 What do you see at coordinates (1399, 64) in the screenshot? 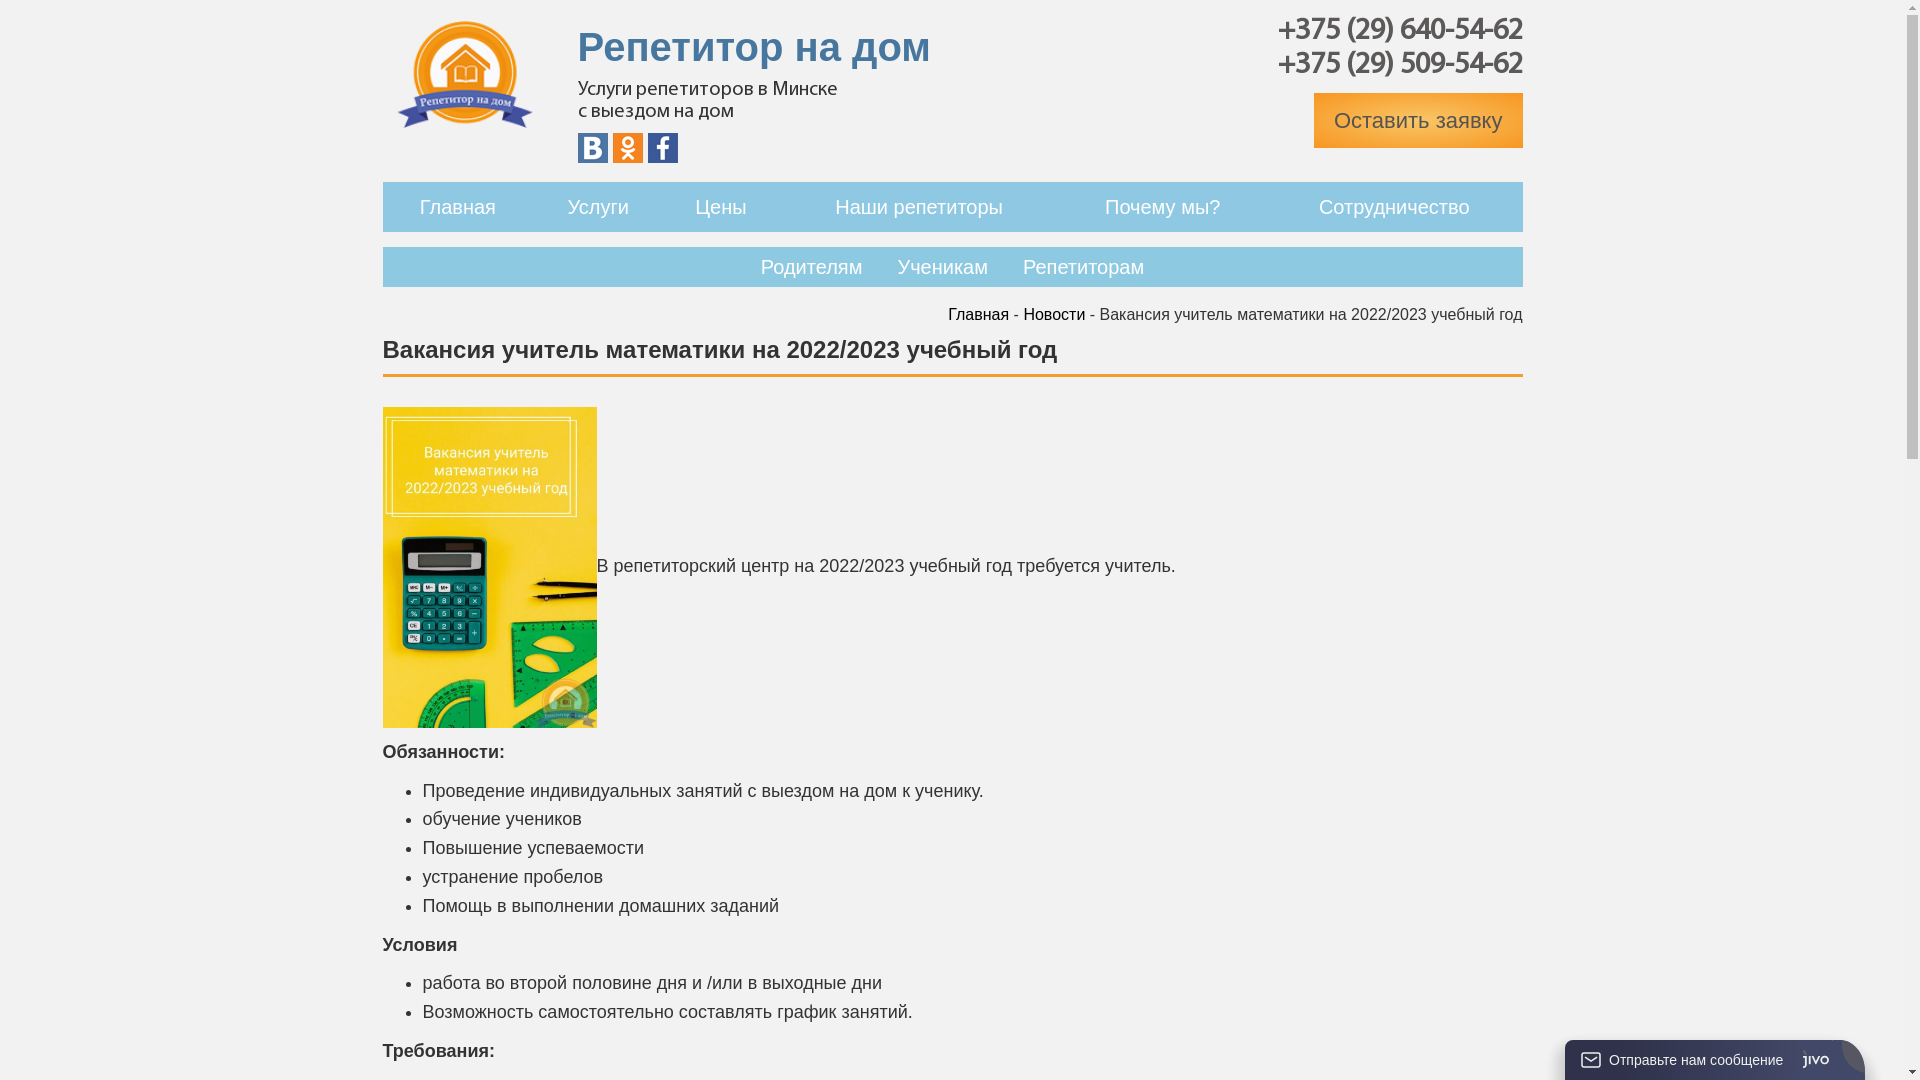
I see `'+375 (29) 509-54-62'` at bounding box center [1399, 64].